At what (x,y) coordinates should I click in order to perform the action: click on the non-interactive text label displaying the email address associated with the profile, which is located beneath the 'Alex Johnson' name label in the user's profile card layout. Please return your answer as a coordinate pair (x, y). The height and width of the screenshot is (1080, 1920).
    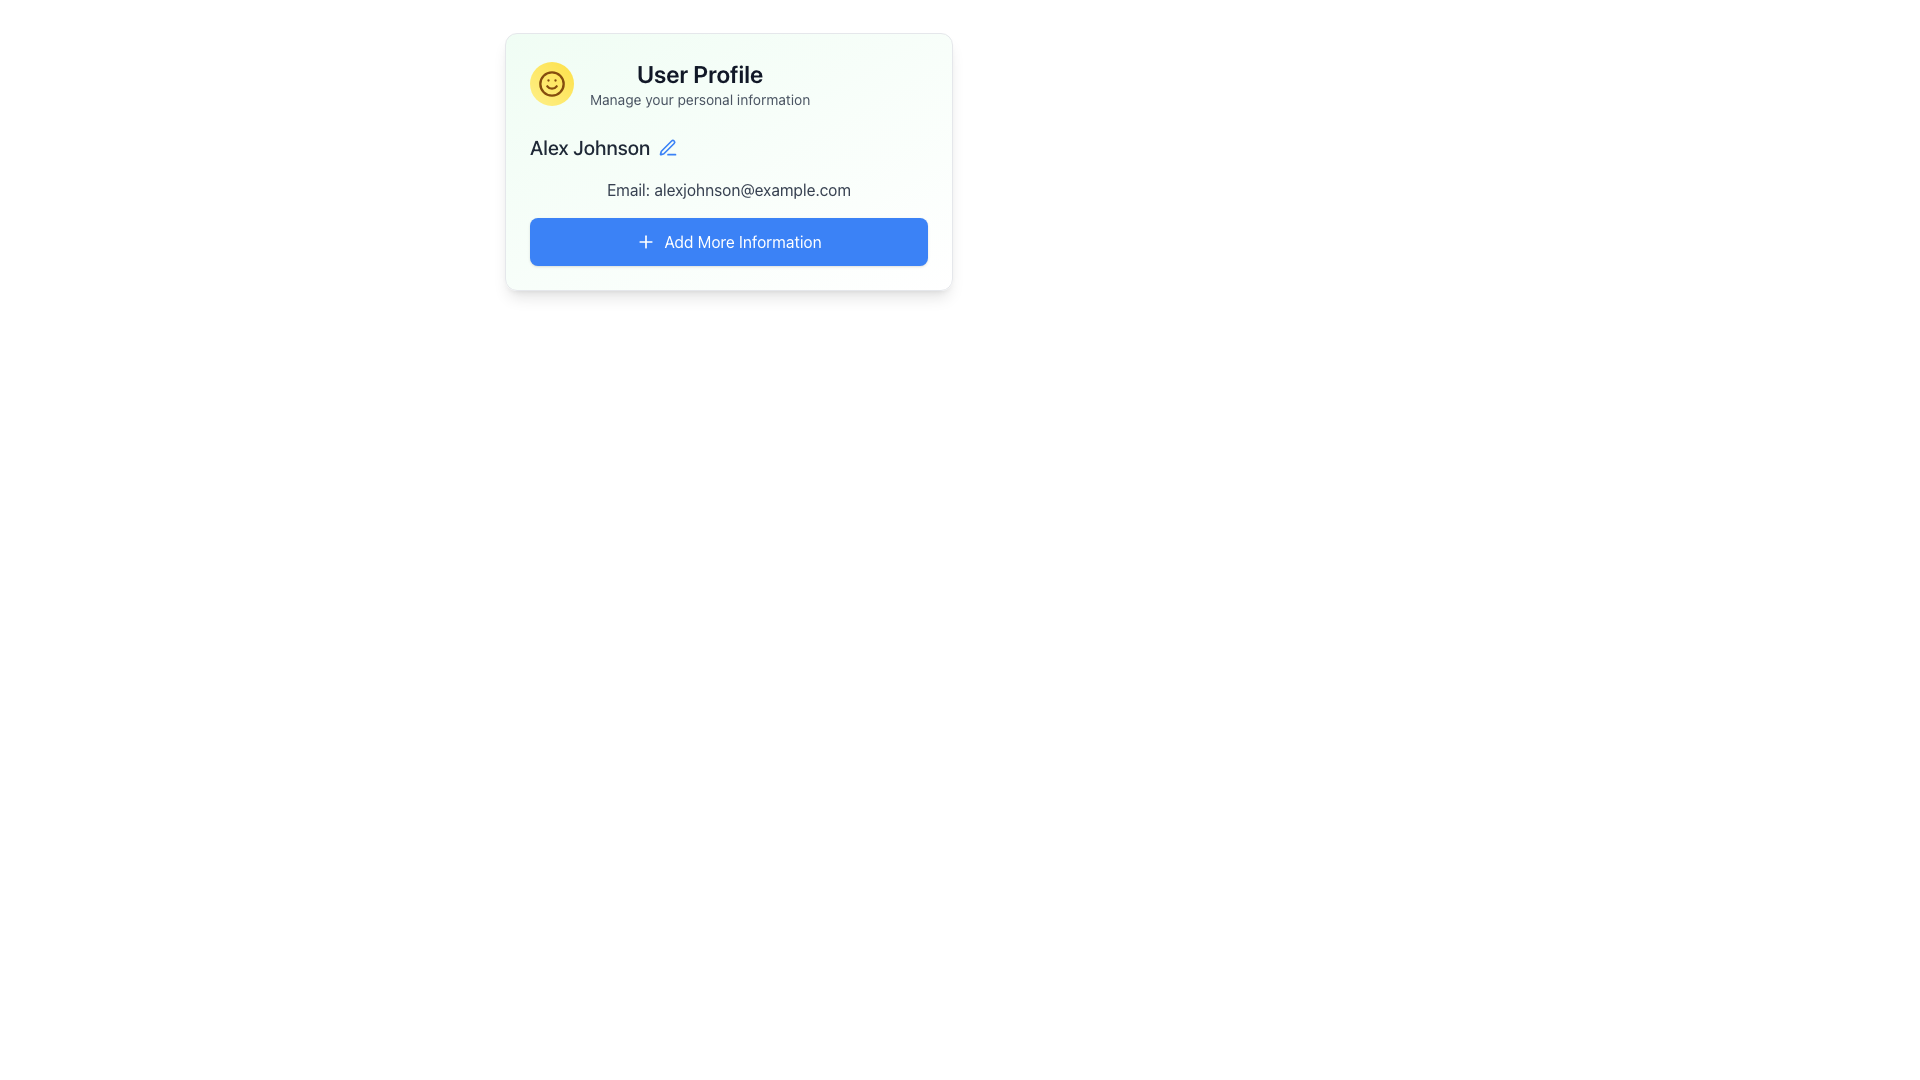
    Looking at the image, I should click on (728, 189).